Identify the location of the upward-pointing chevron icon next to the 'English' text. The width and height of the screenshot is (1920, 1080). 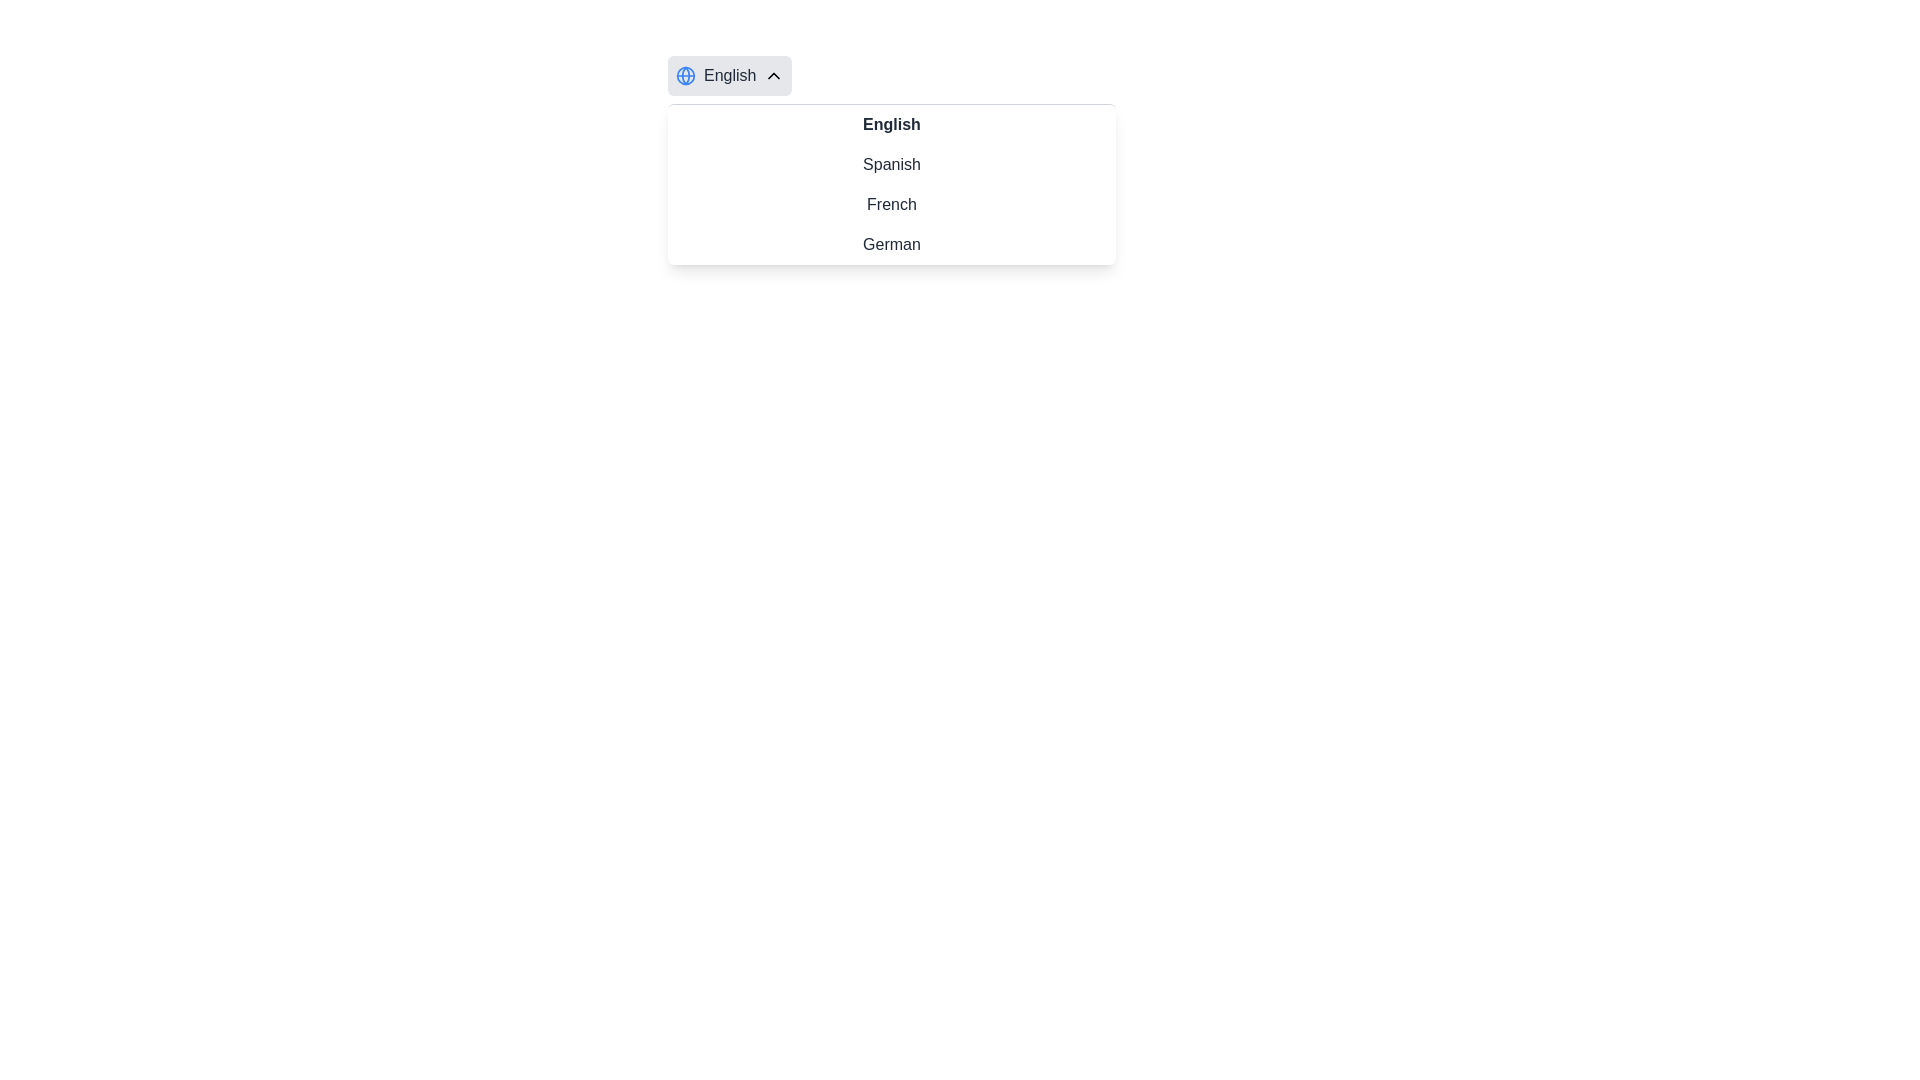
(773, 75).